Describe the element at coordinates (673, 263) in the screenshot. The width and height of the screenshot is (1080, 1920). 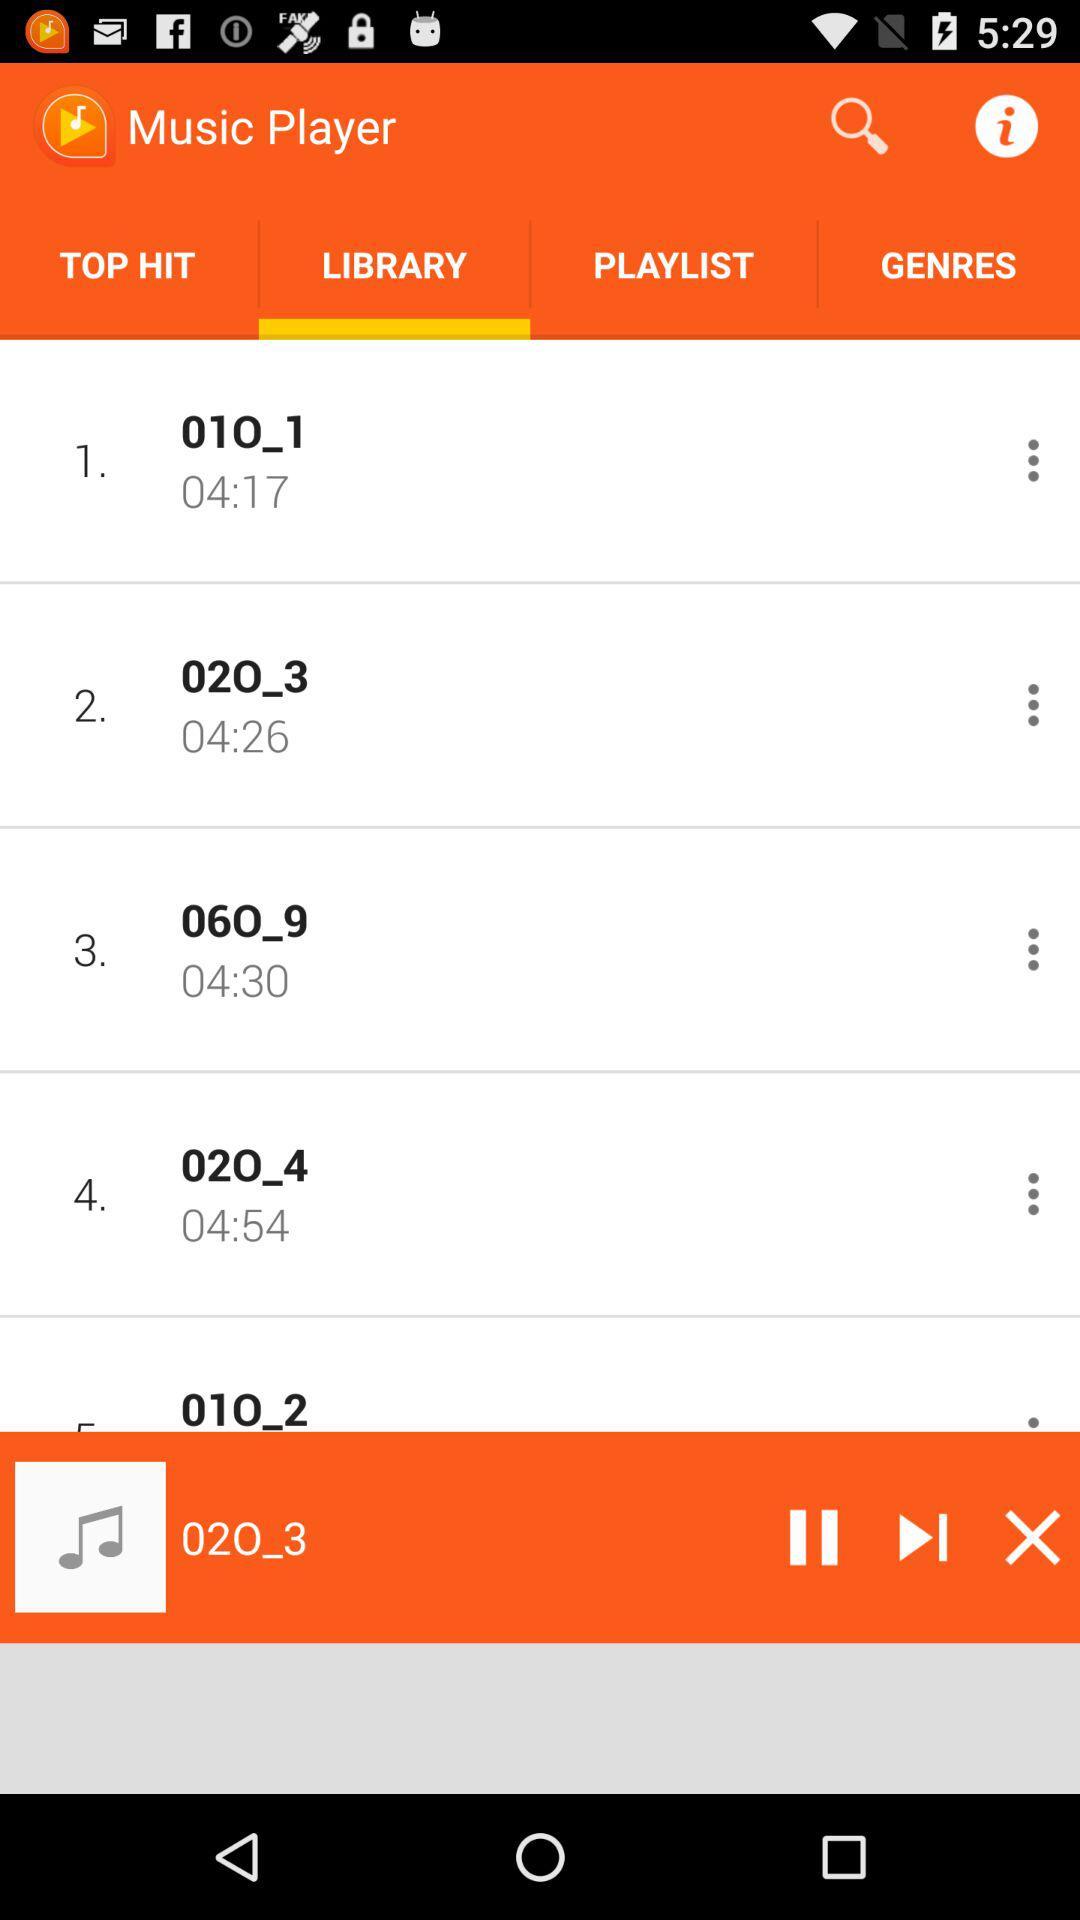
I see `the icon above 01o_1 app` at that location.